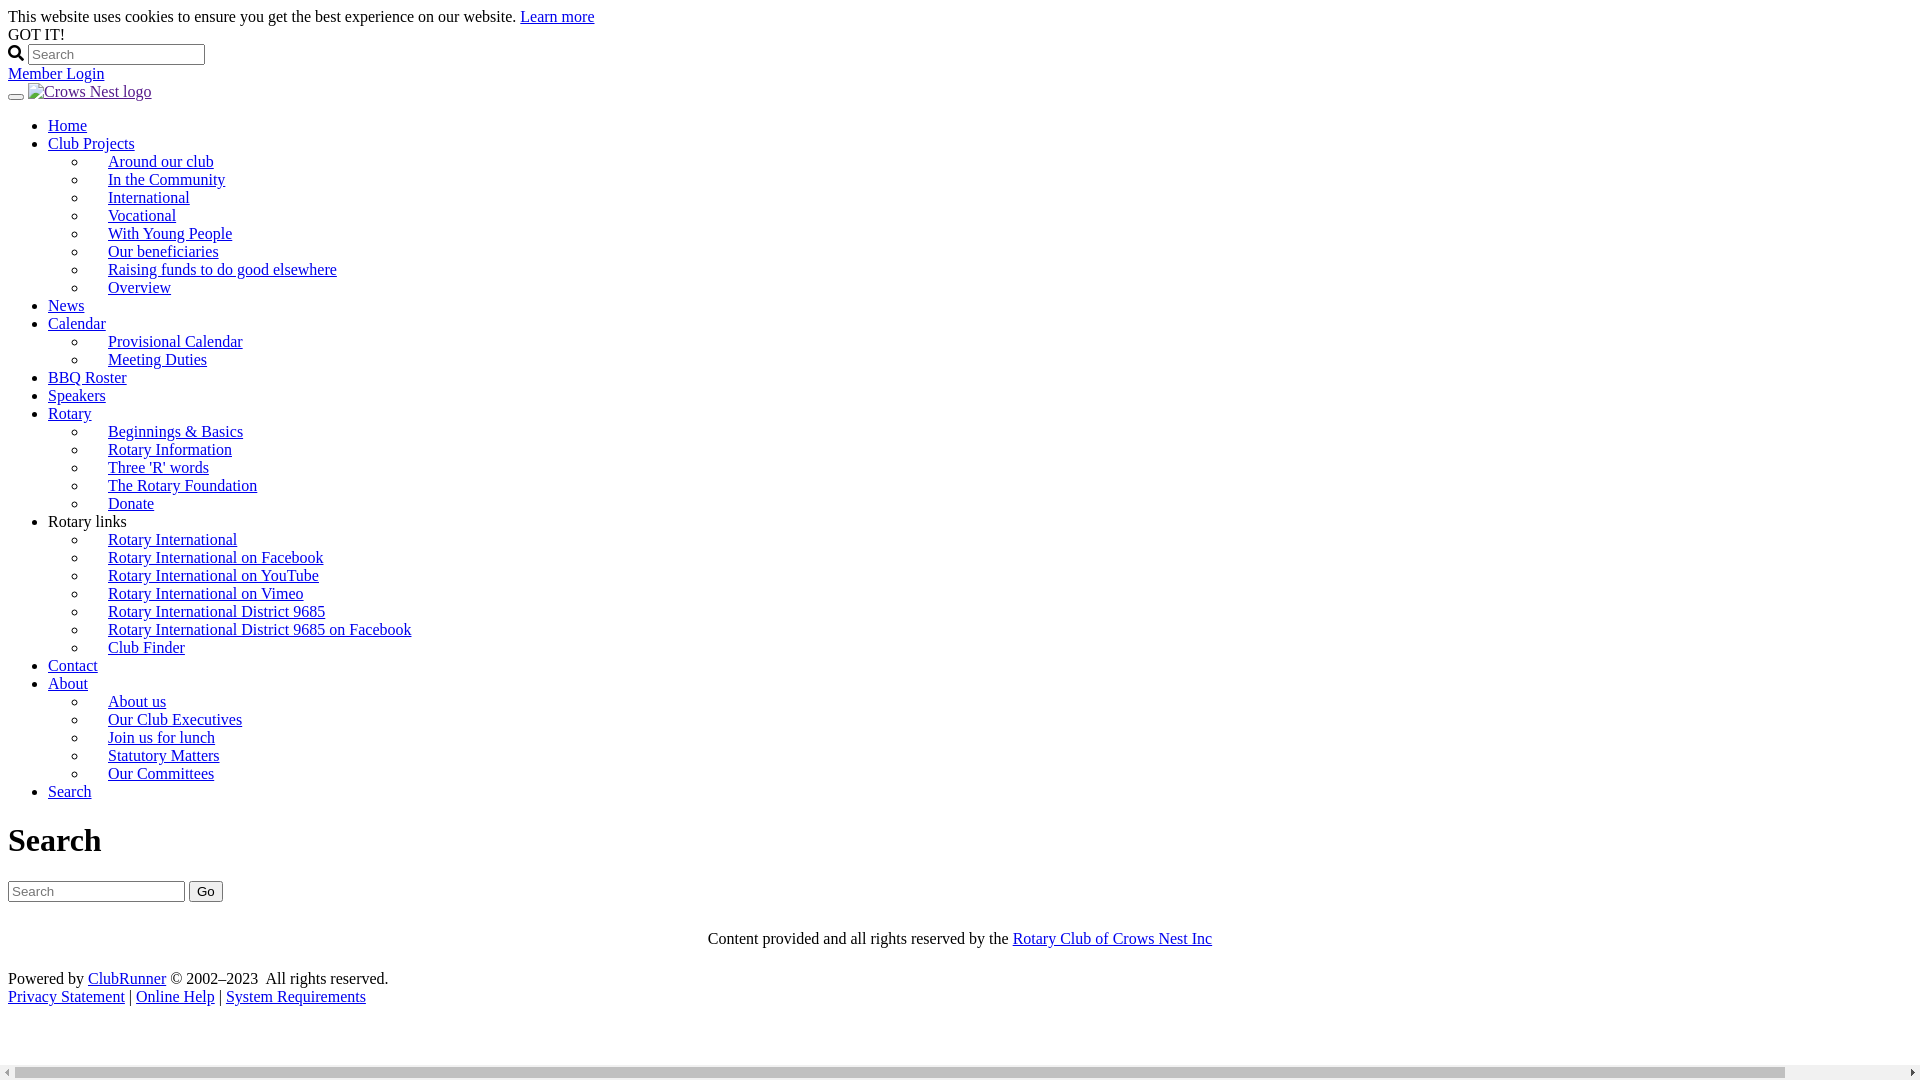 Image resolution: width=1920 pixels, height=1080 pixels. I want to click on 'Provisional Calendar', so click(86, 340).